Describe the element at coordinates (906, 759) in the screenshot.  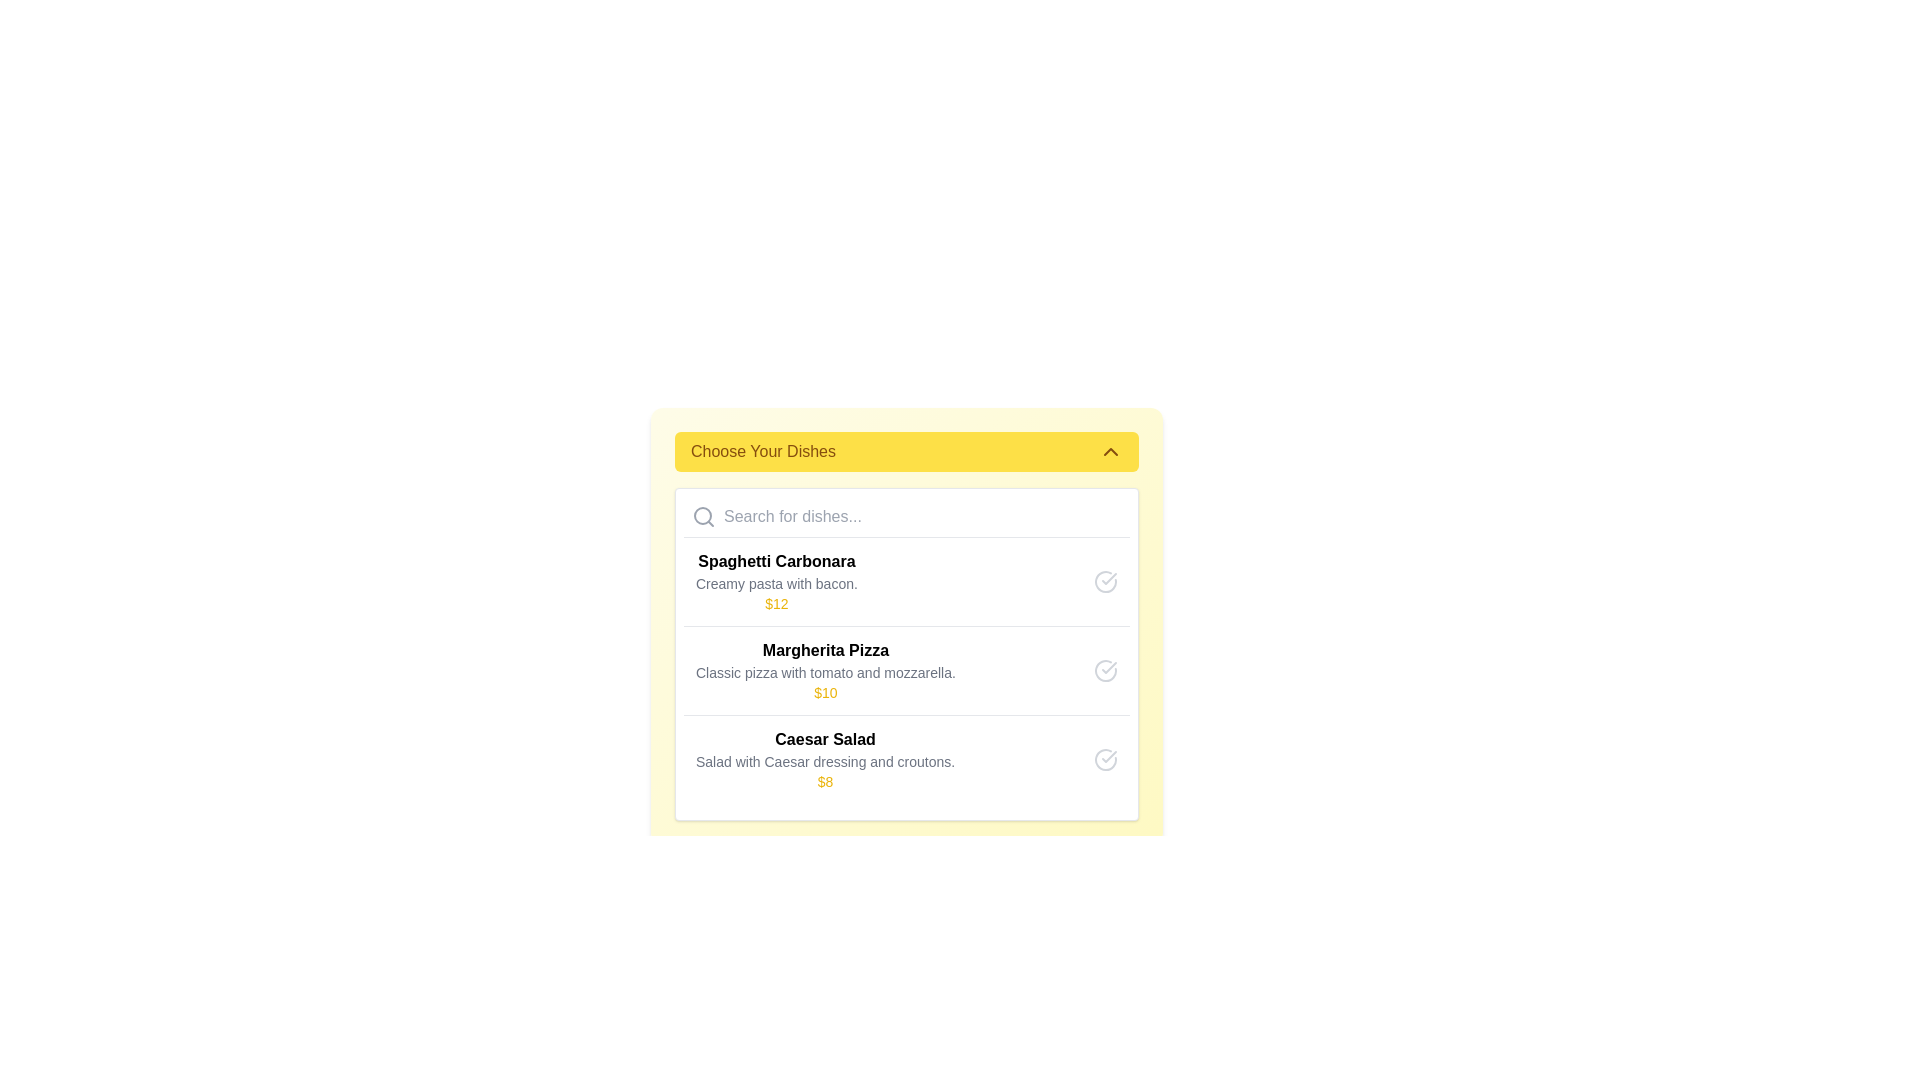
I see `the third menu item in the list, which is labeled 'Caesar Salad'` at that location.